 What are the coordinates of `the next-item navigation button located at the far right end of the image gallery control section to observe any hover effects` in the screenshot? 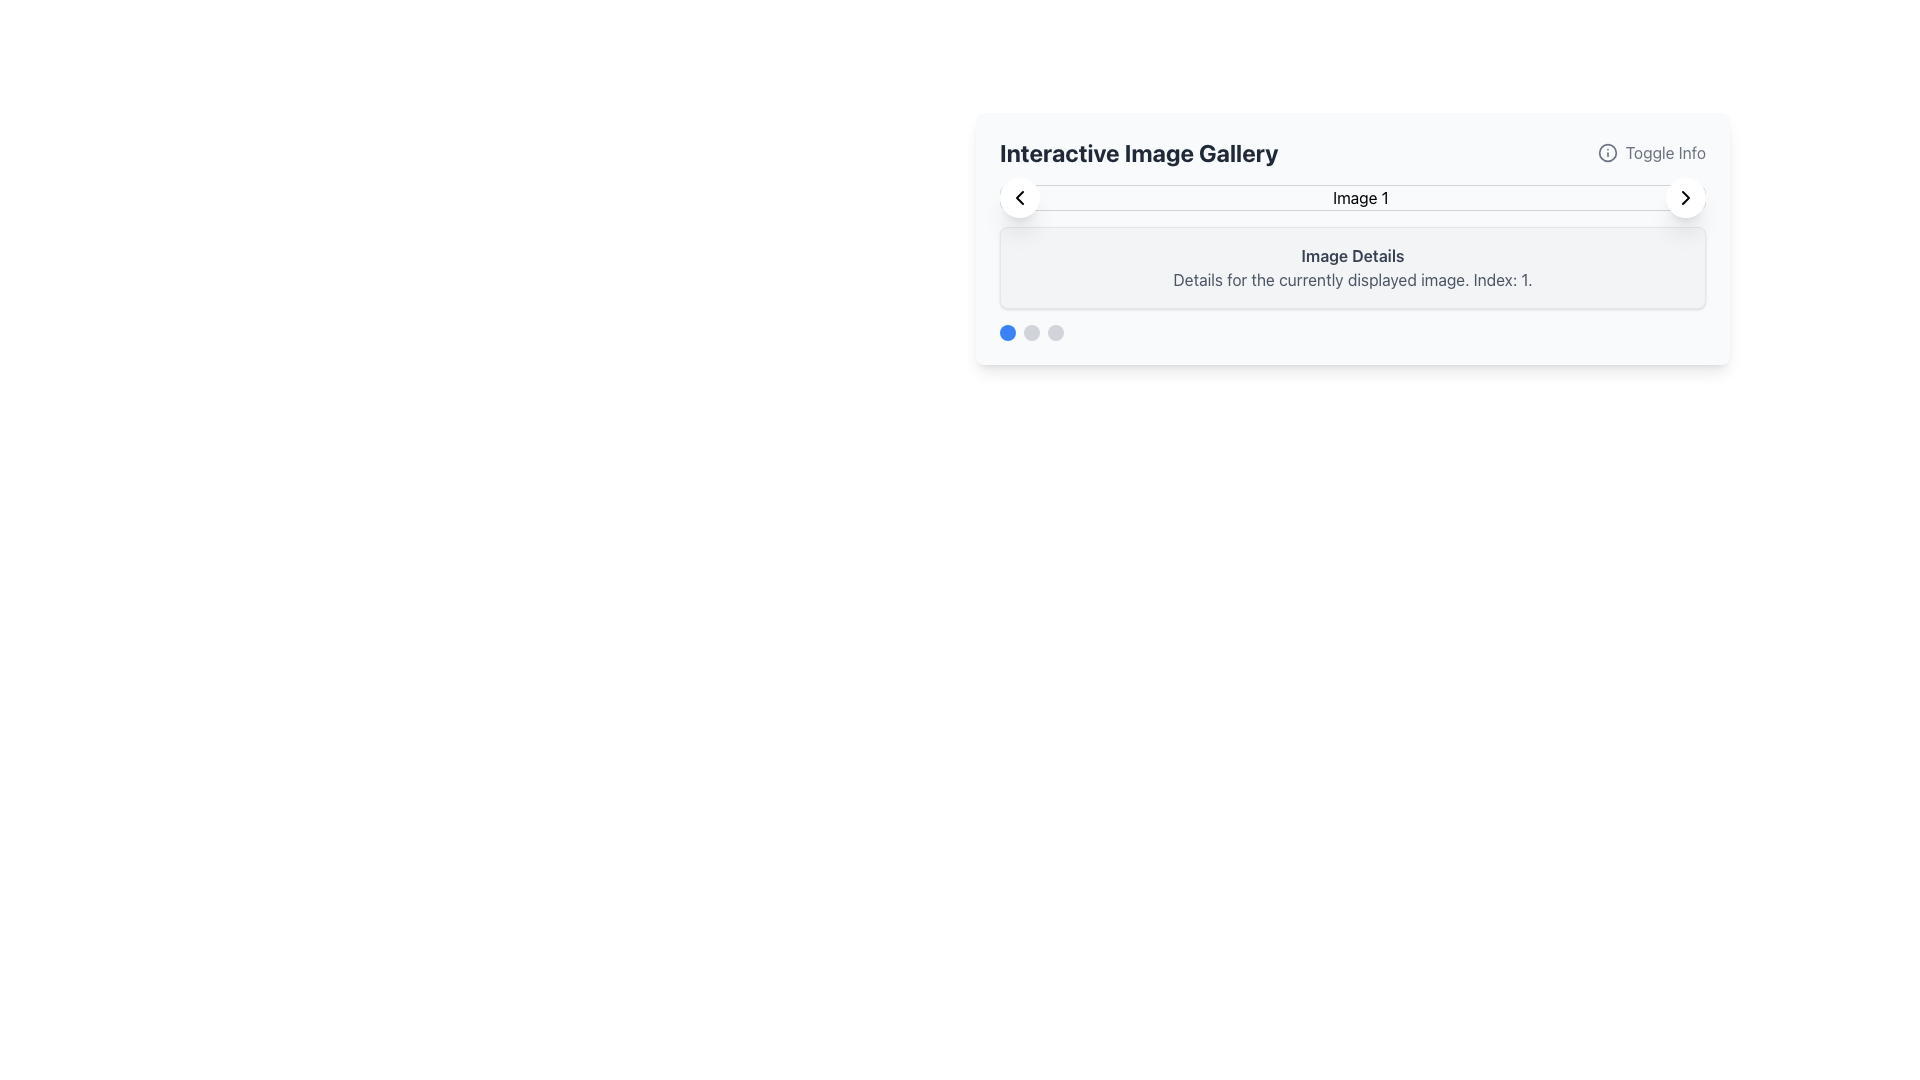 It's located at (1684, 197).